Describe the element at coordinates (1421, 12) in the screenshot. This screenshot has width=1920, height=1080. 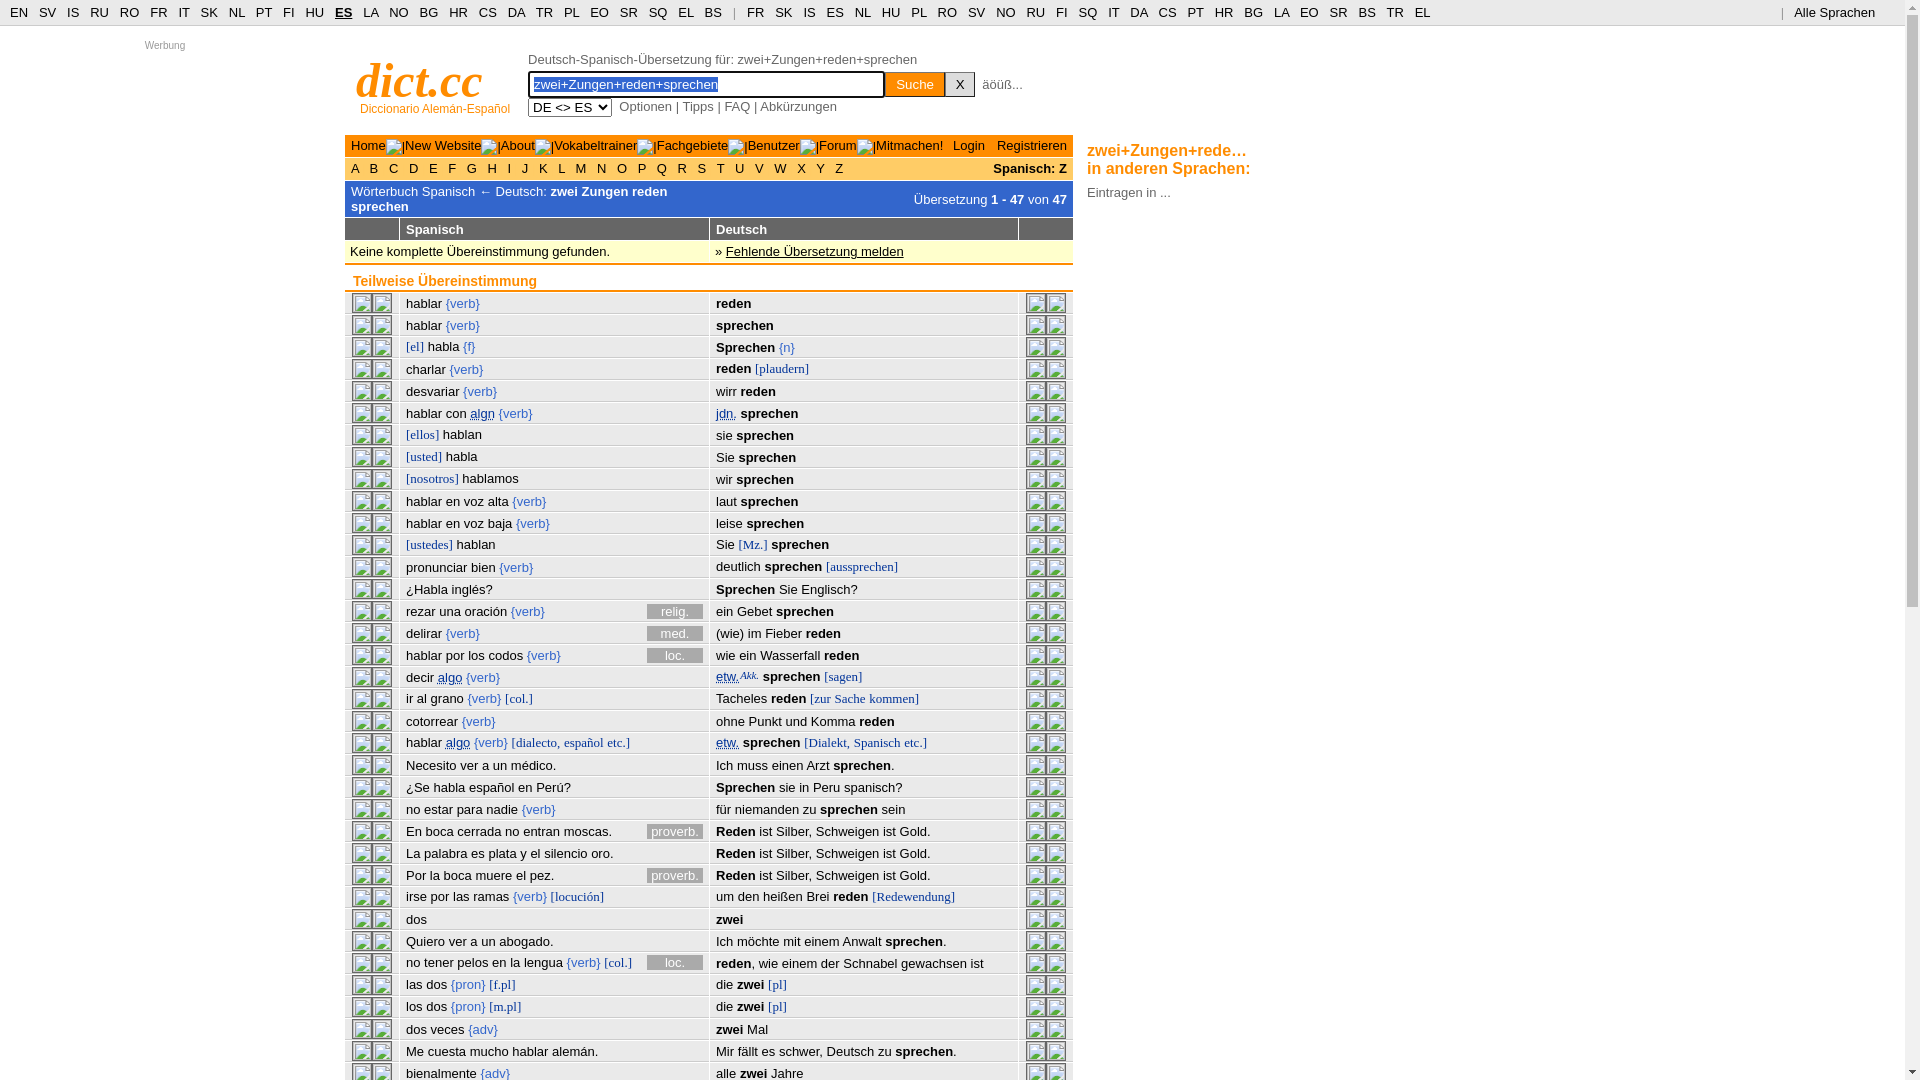
I see `'EL'` at that location.